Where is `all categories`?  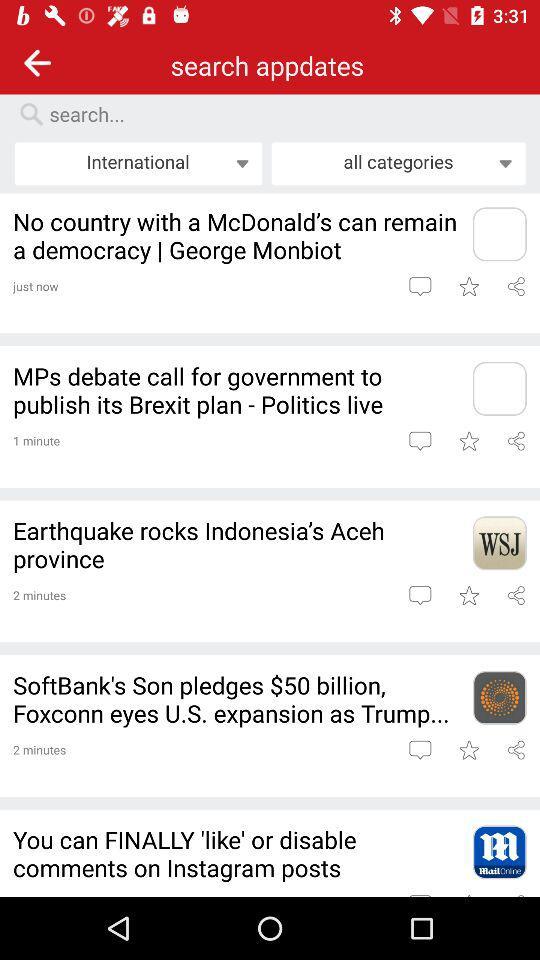 all categories is located at coordinates (398, 162).